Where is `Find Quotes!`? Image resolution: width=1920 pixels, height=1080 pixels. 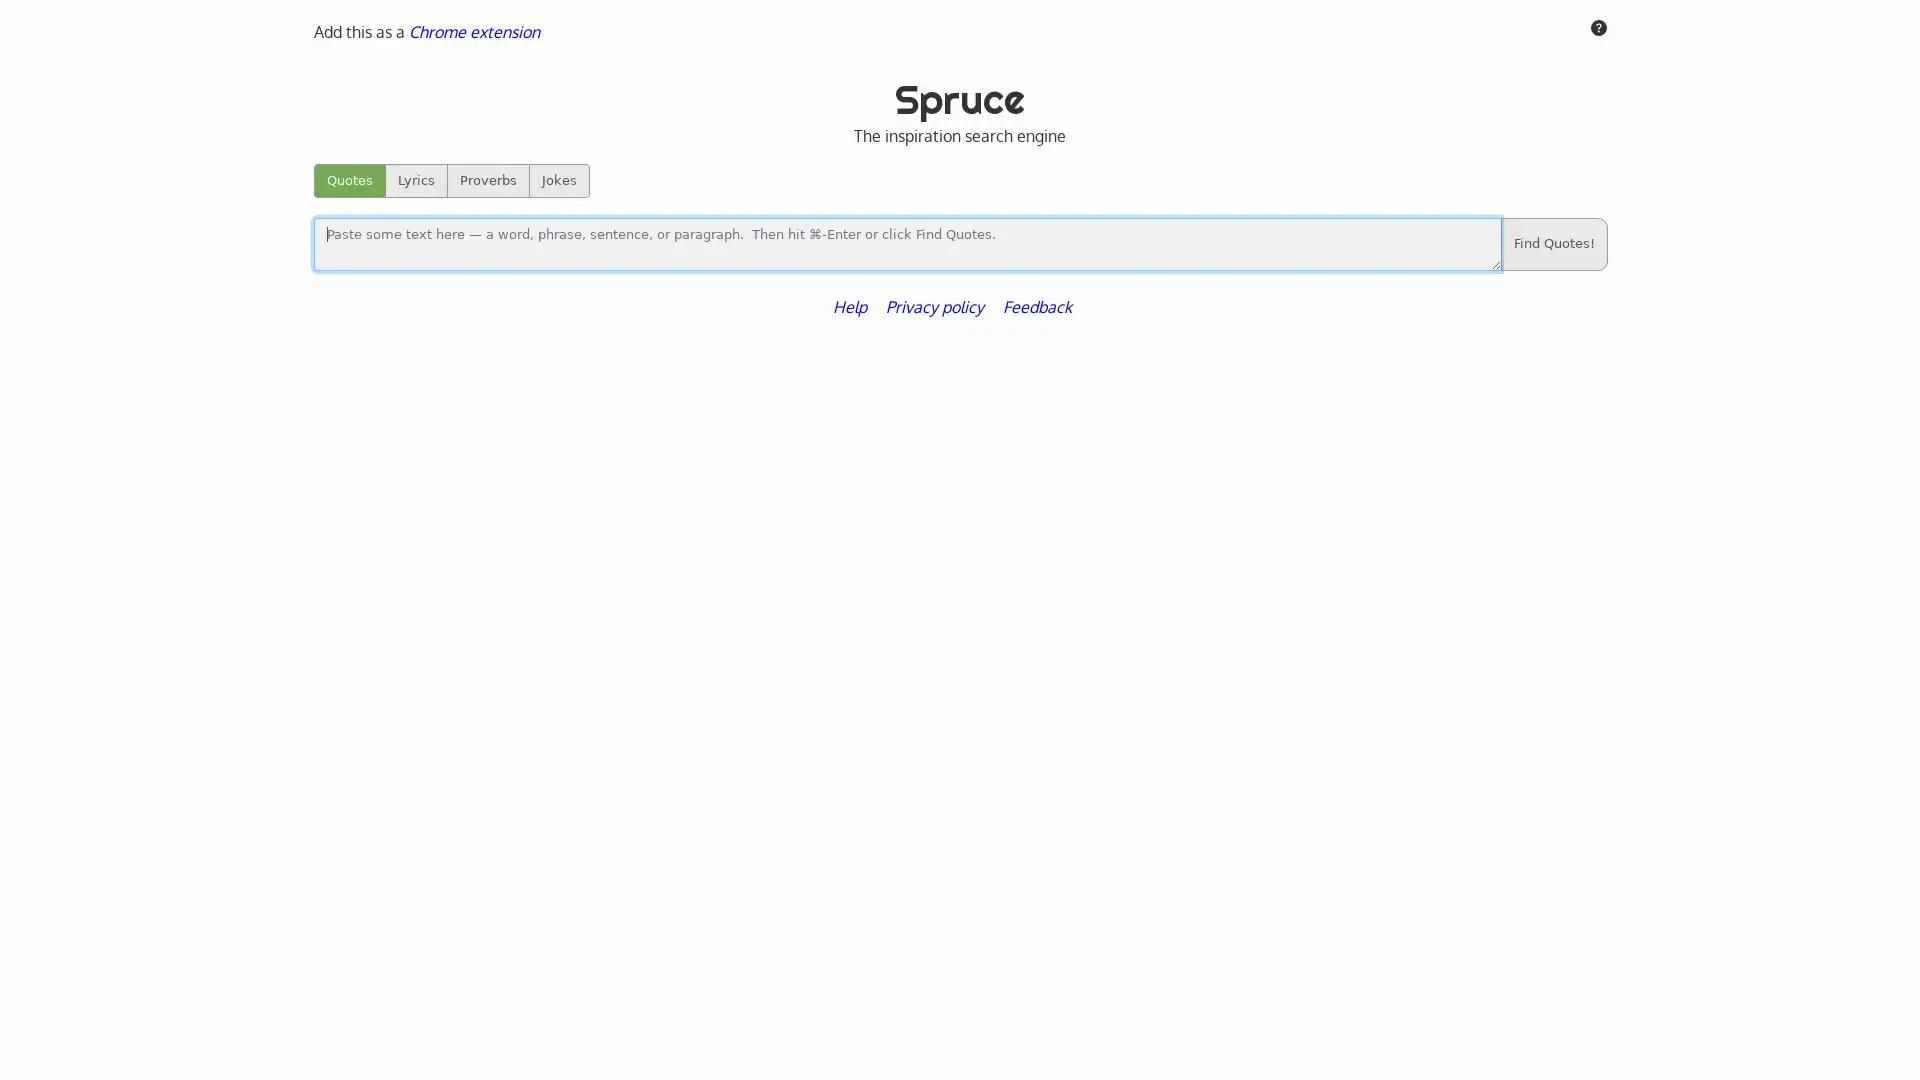
Find Quotes! is located at coordinates (1552, 242).